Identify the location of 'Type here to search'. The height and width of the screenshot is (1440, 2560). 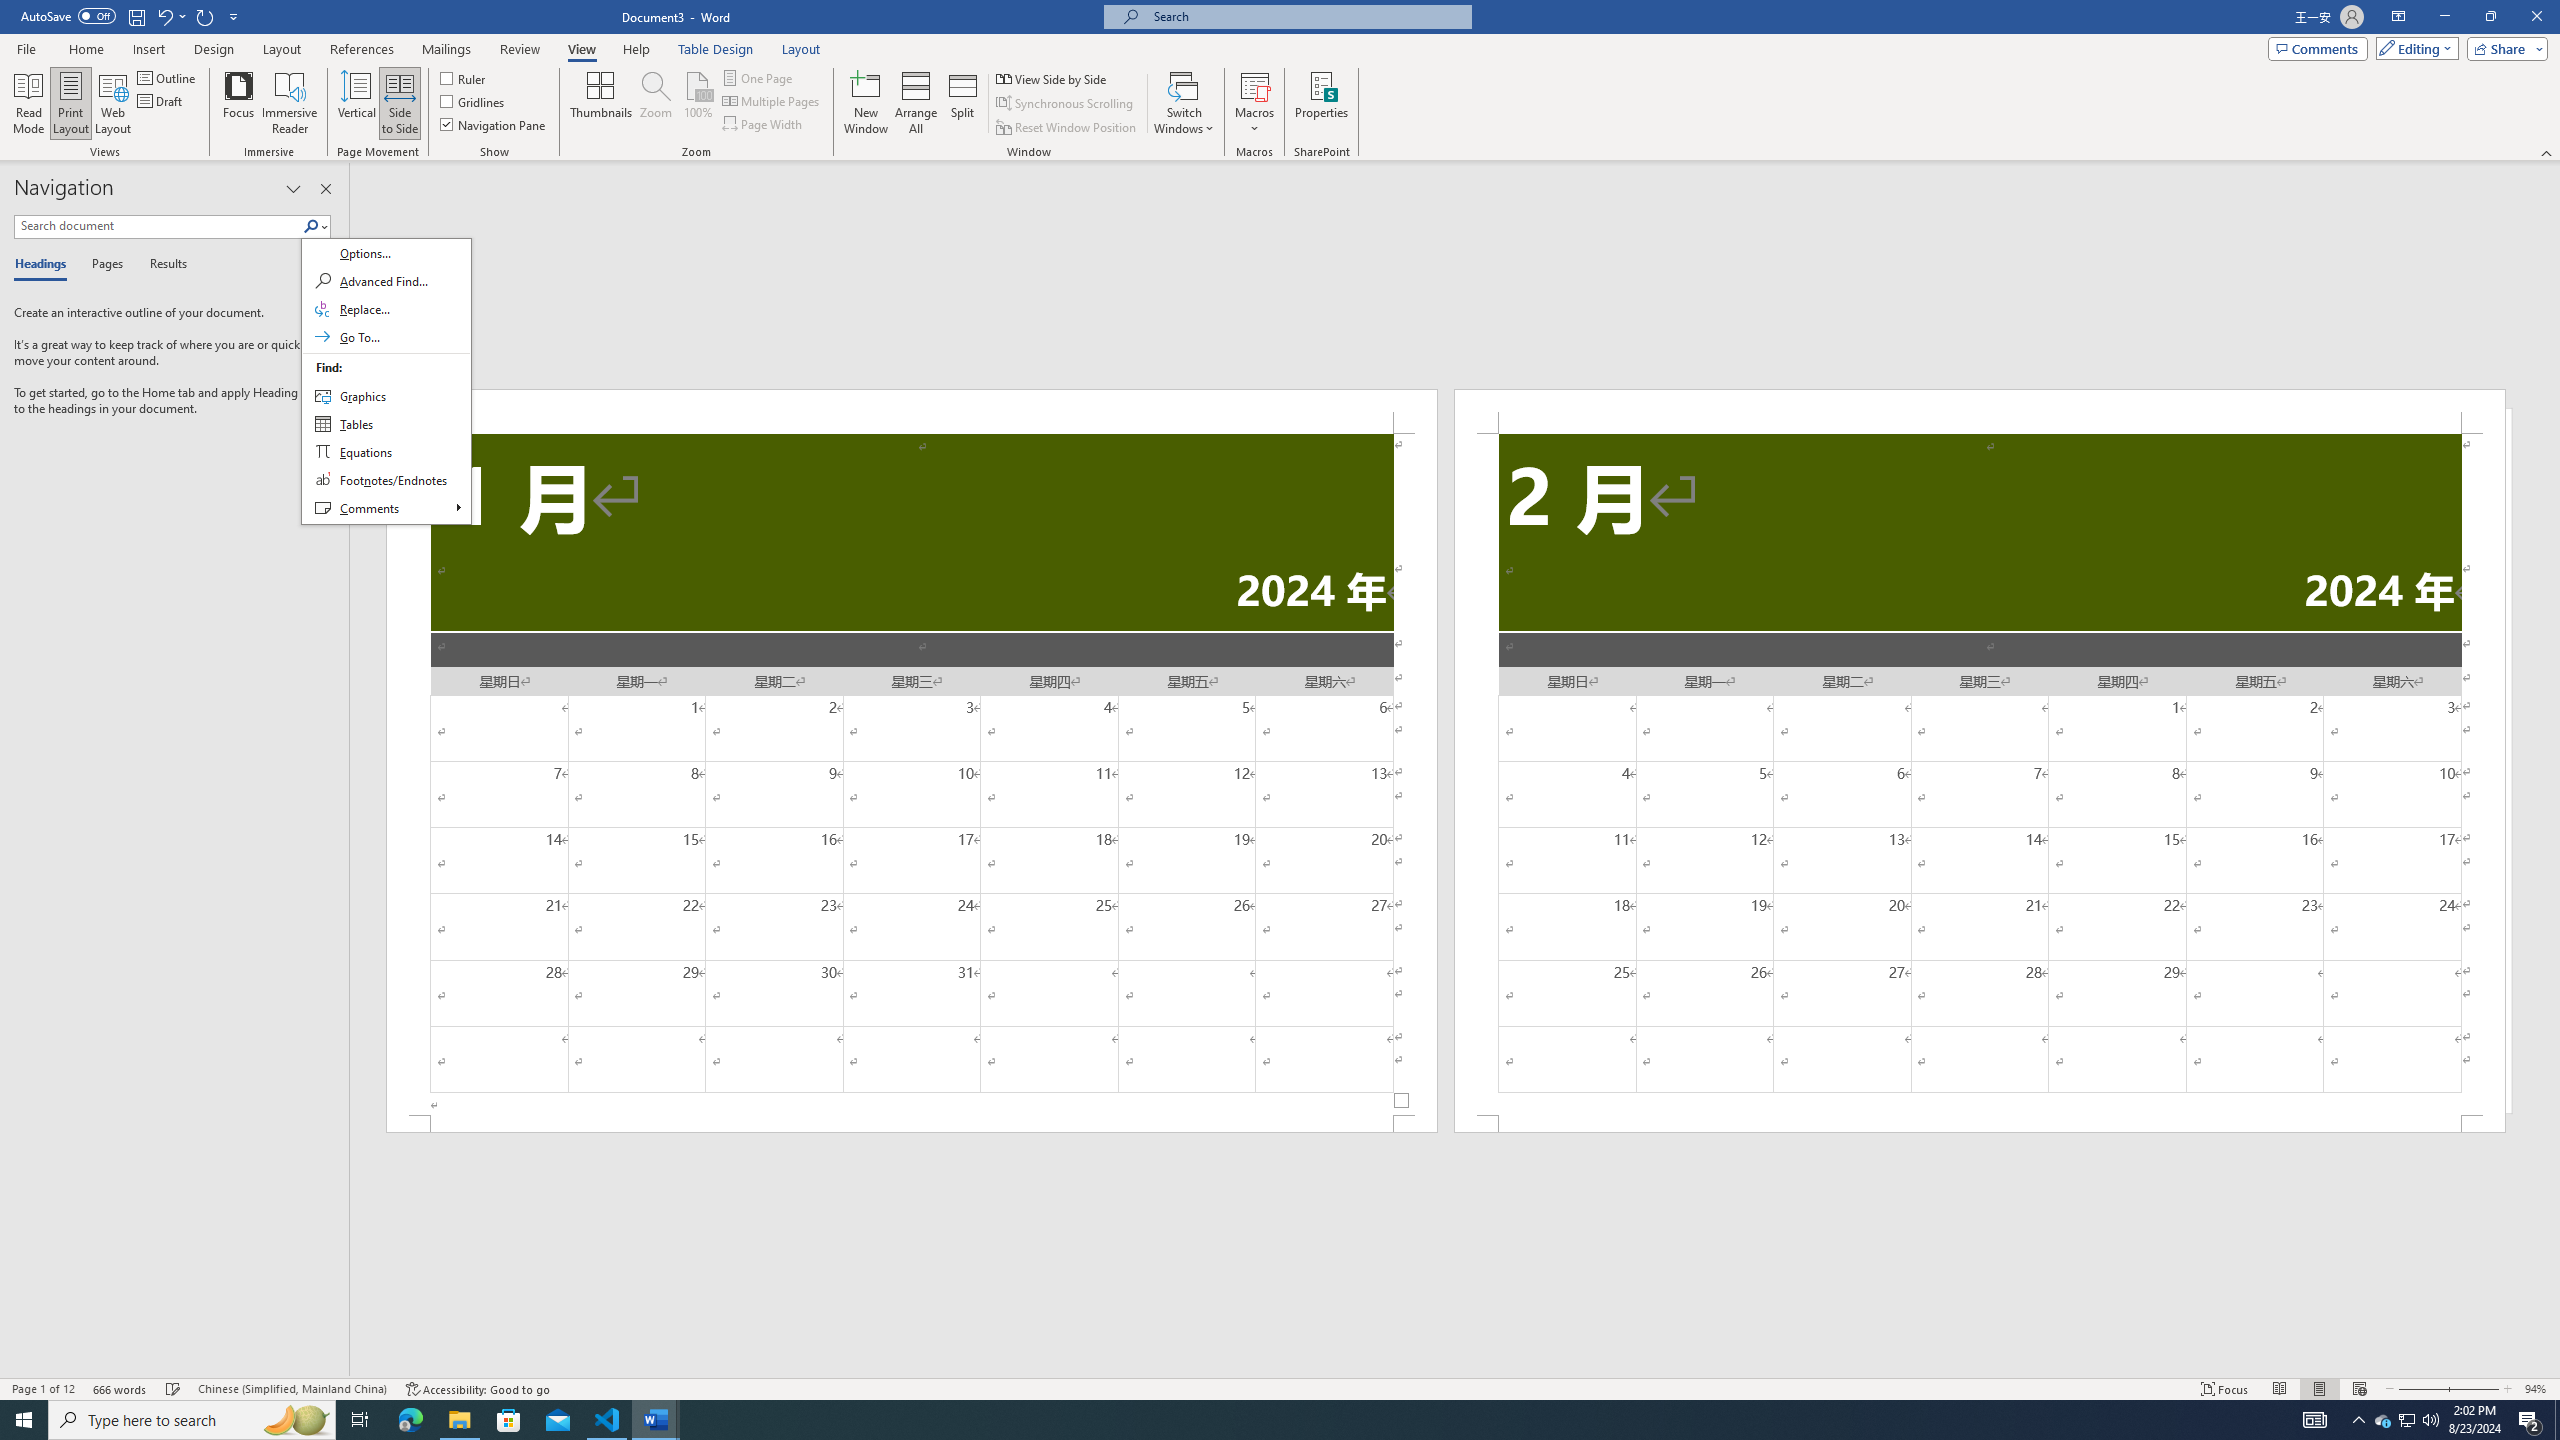
(191, 1418).